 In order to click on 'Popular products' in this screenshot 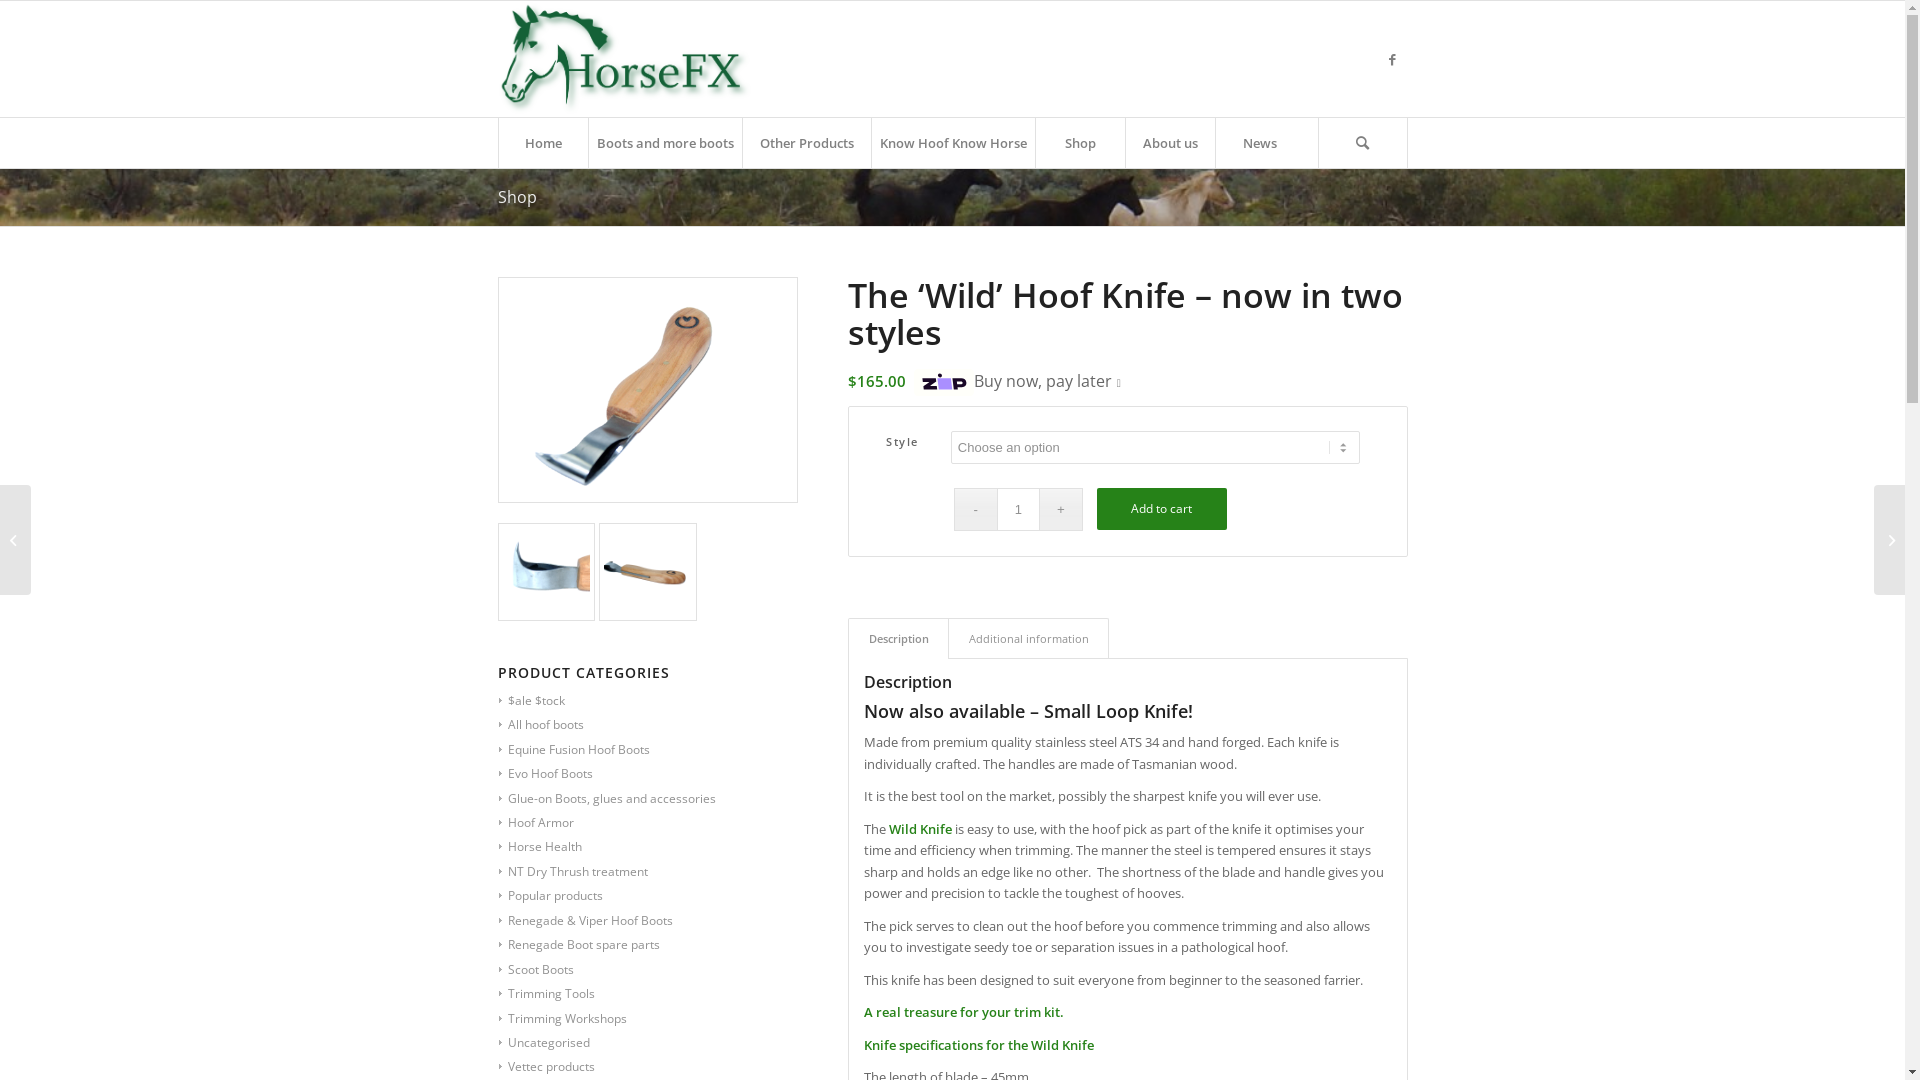, I will do `click(550, 894)`.